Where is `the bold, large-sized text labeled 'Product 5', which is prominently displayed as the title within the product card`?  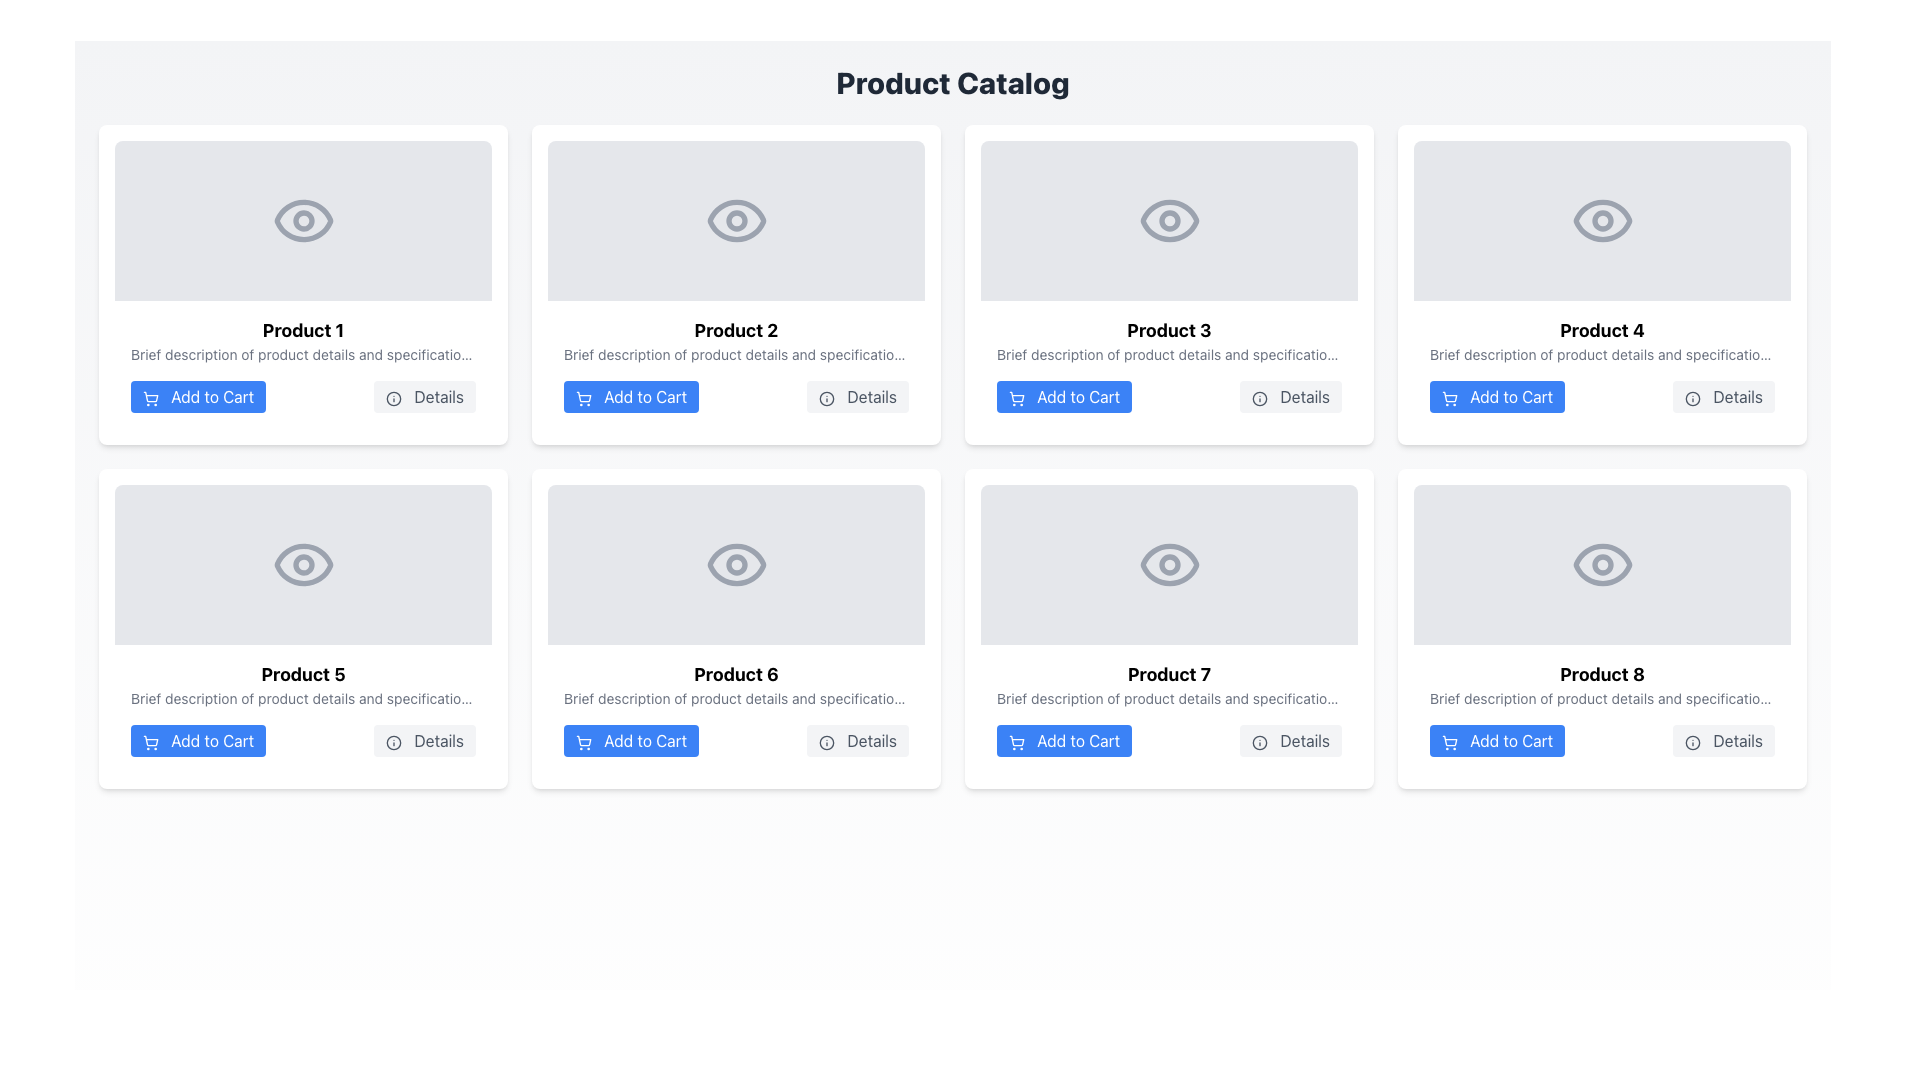 the bold, large-sized text labeled 'Product 5', which is prominently displayed as the title within the product card is located at coordinates (302, 675).